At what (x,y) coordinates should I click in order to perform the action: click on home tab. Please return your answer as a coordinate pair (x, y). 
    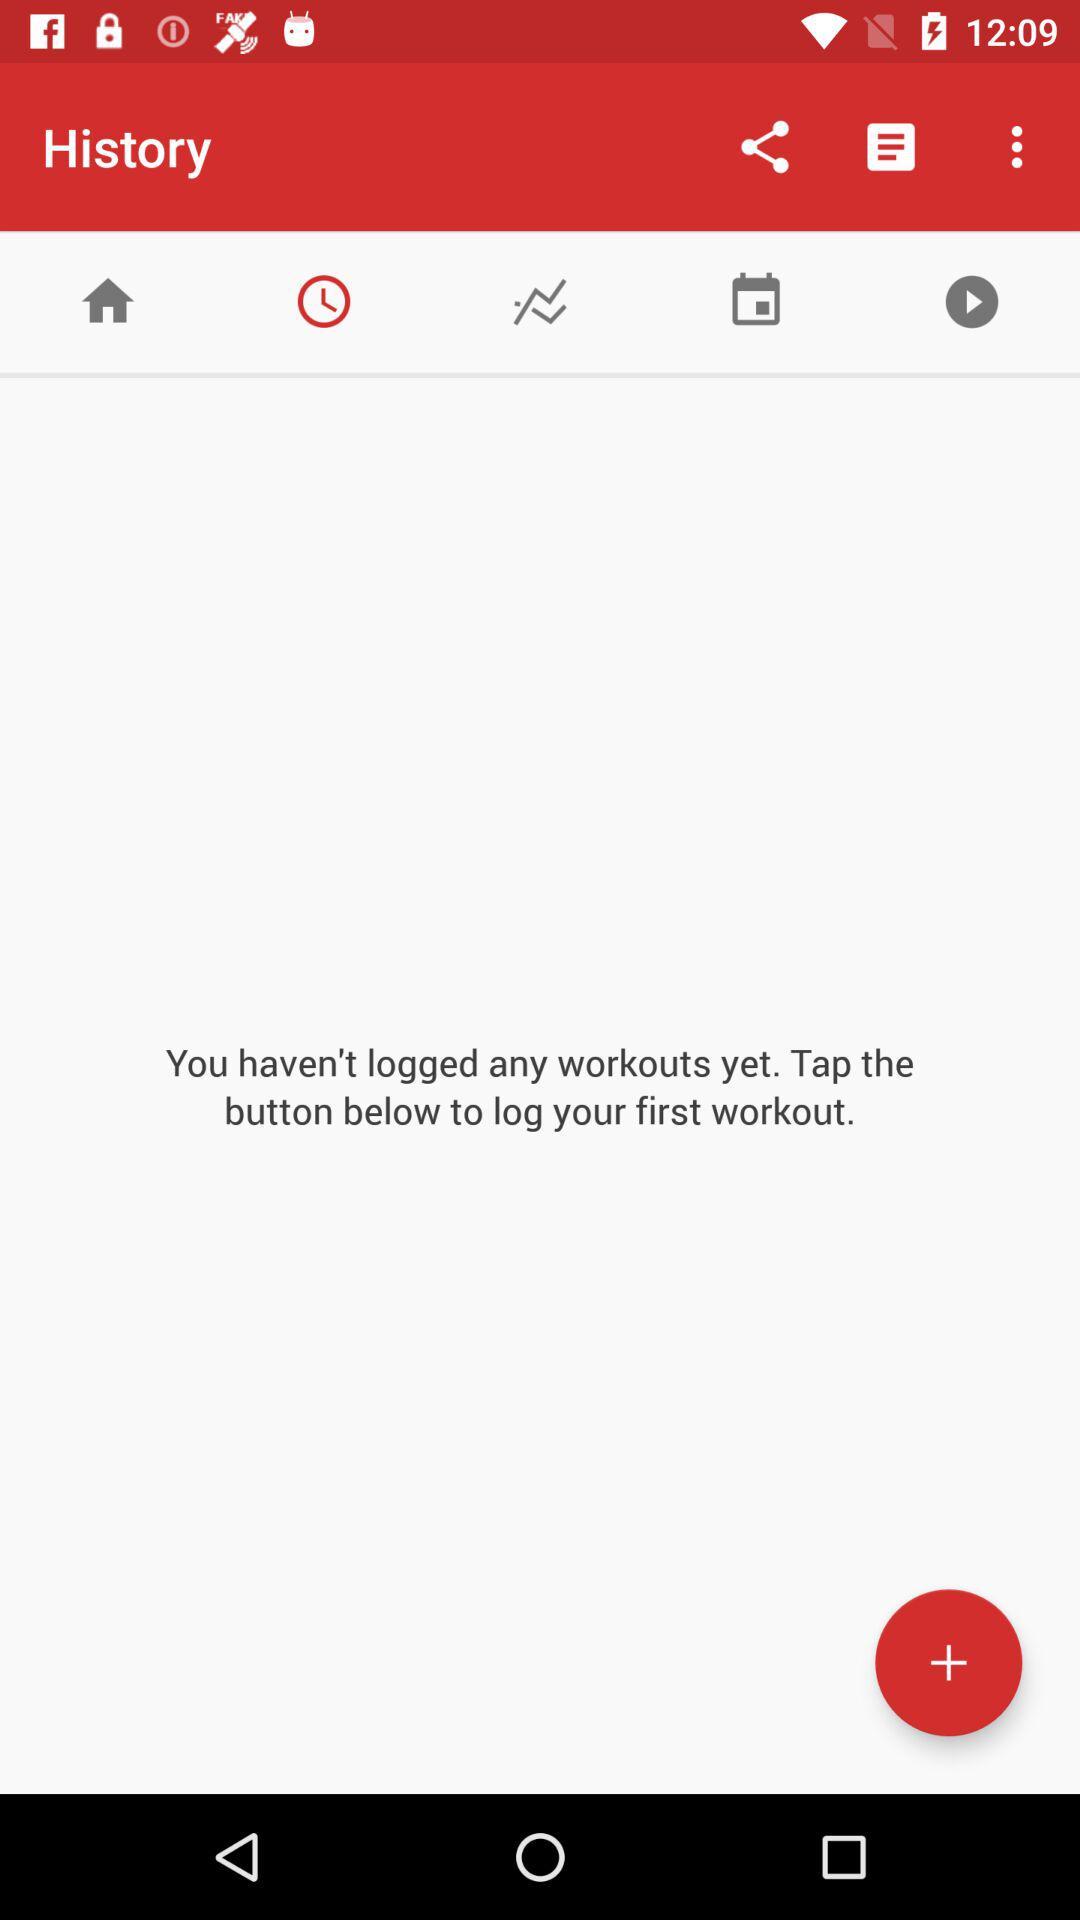
    Looking at the image, I should click on (108, 300).